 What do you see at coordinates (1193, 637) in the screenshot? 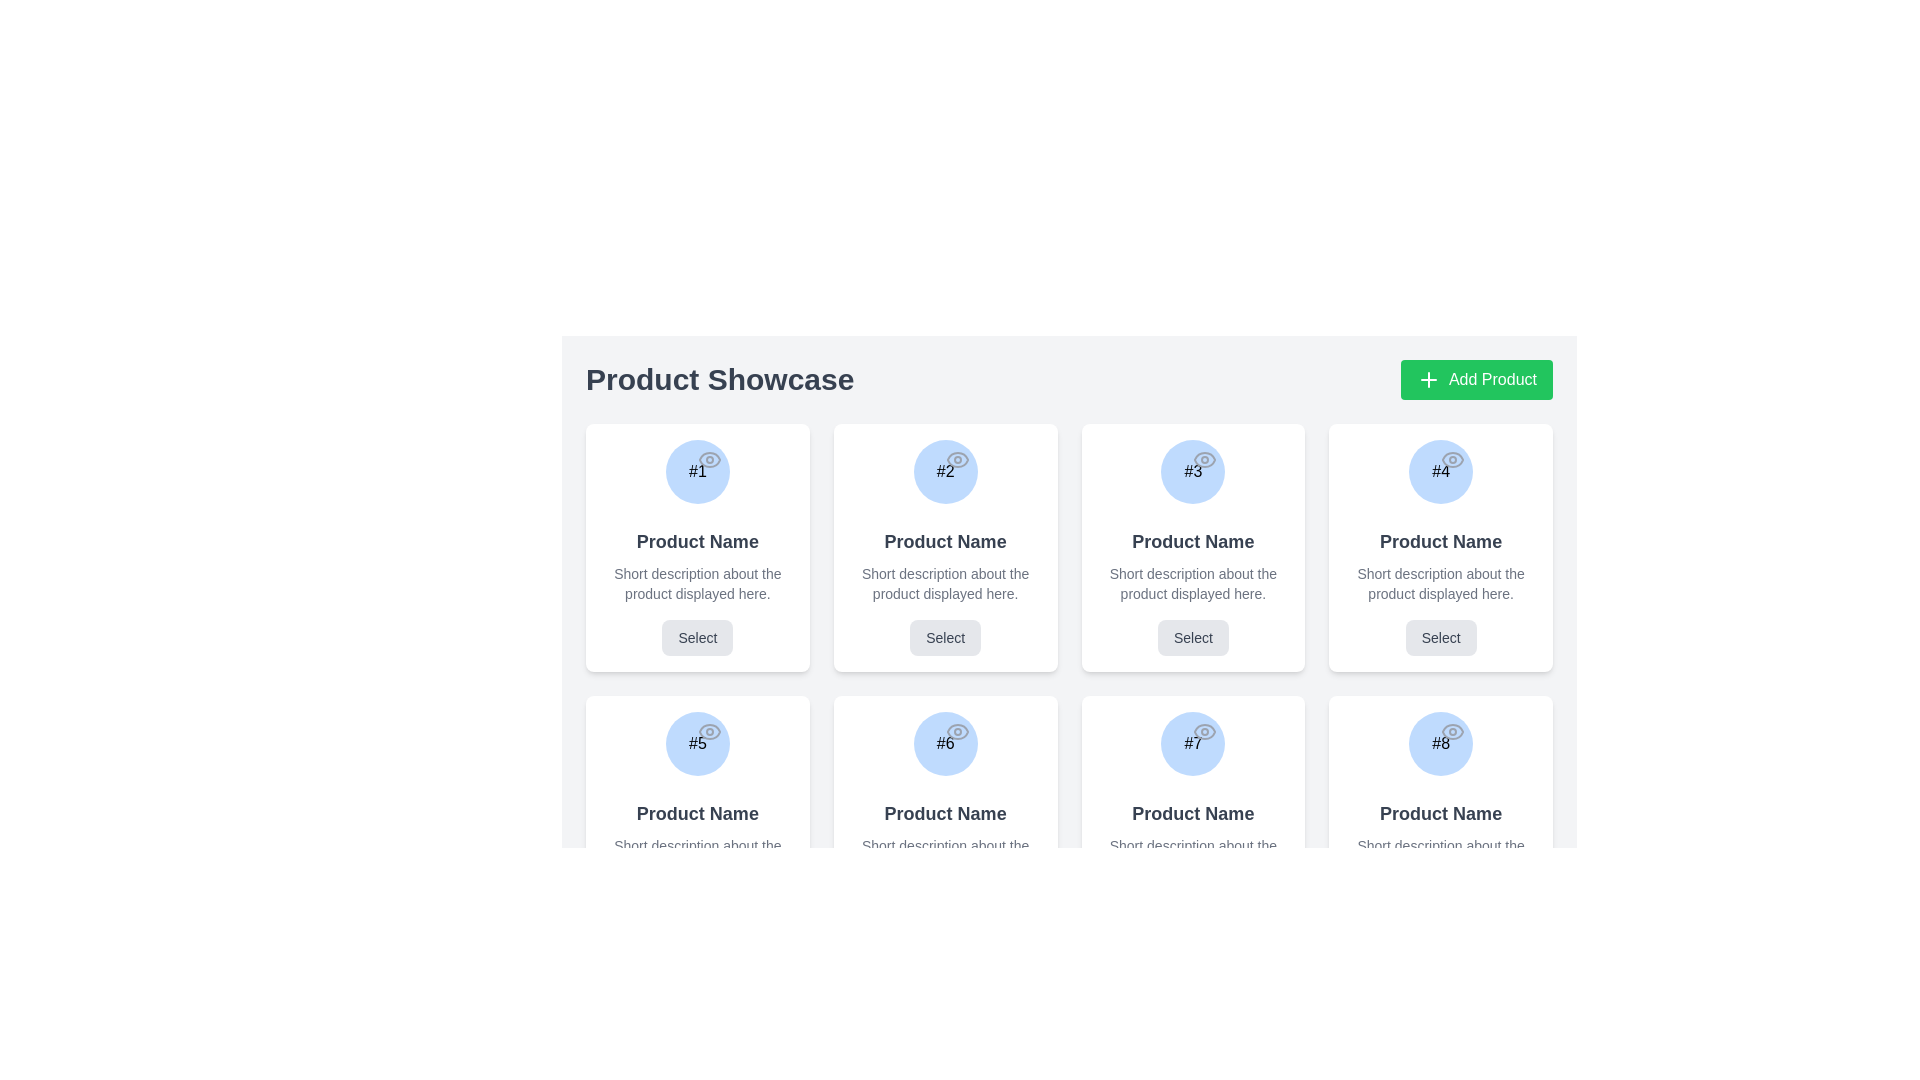
I see `the button located at the bottom center of the third product card, which allows users` at bounding box center [1193, 637].